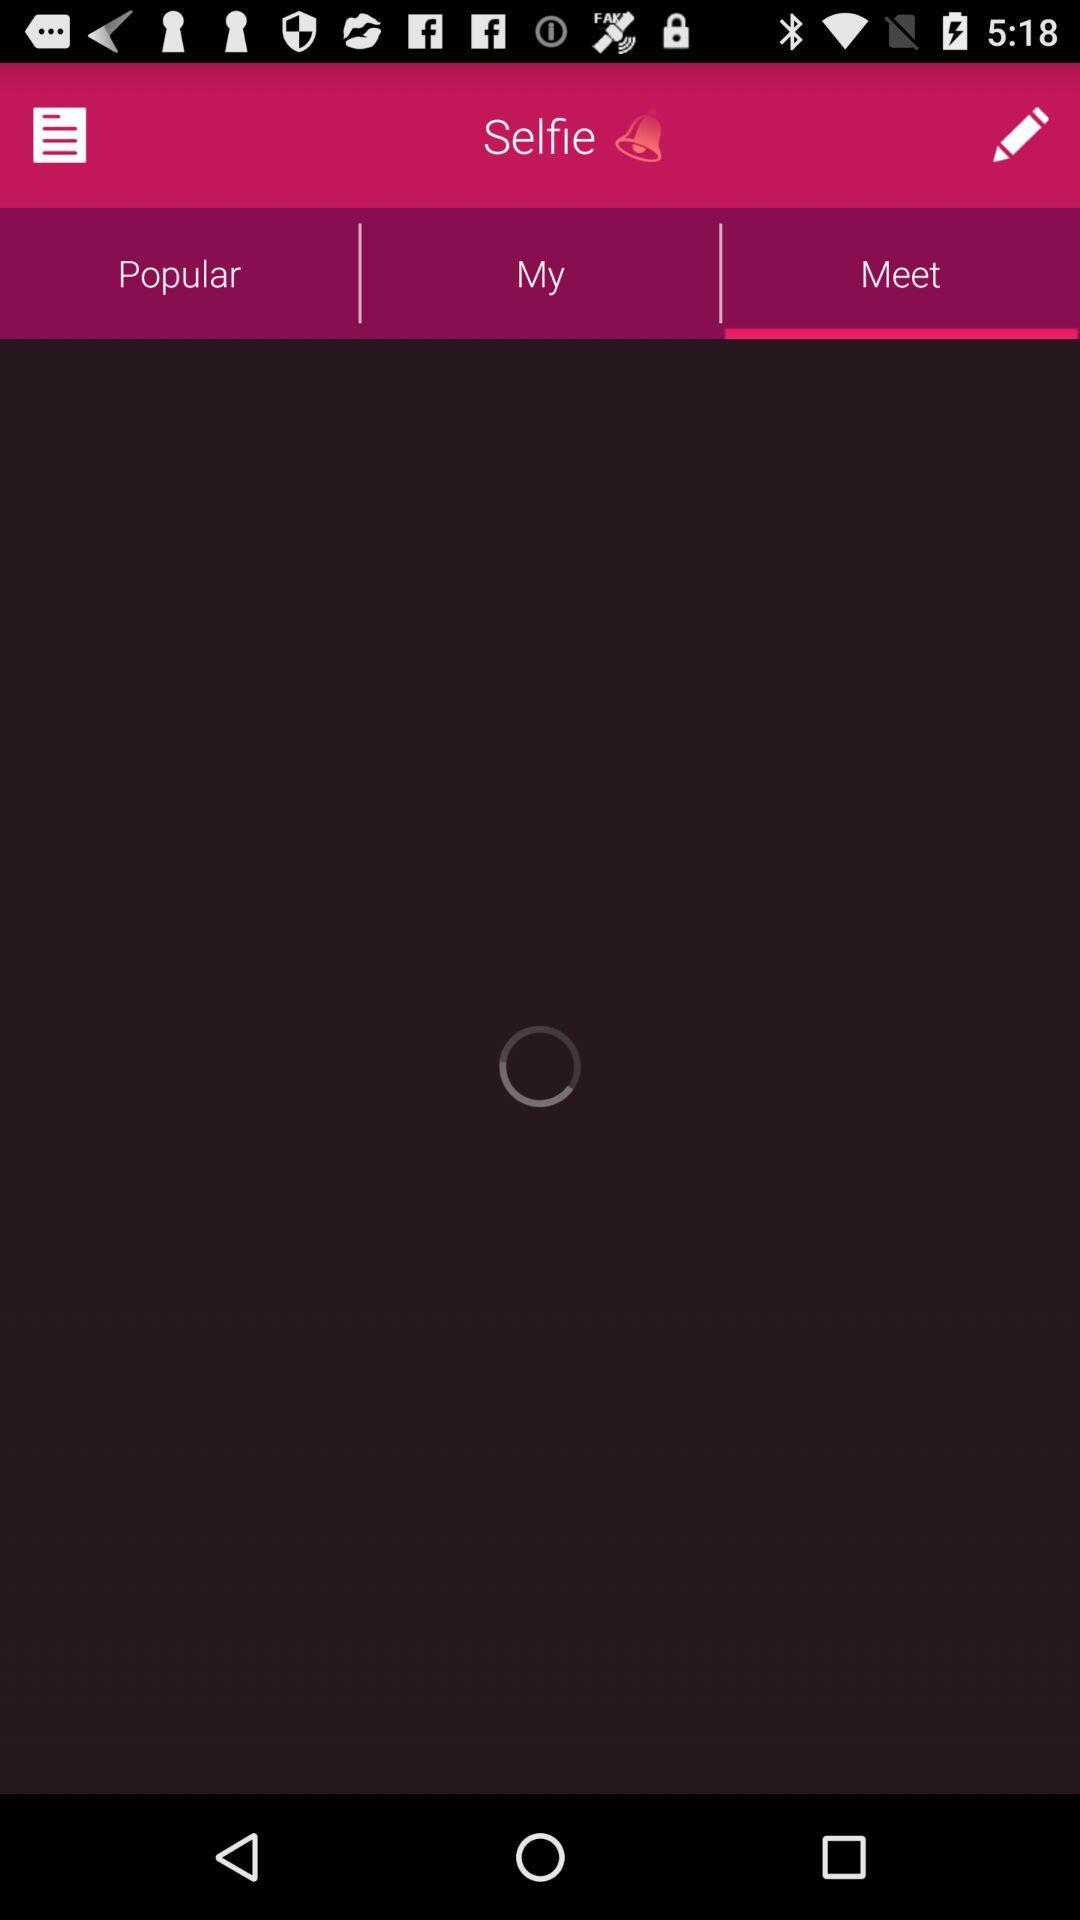 Image resolution: width=1080 pixels, height=1920 pixels. I want to click on notifications, so click(83, 133).